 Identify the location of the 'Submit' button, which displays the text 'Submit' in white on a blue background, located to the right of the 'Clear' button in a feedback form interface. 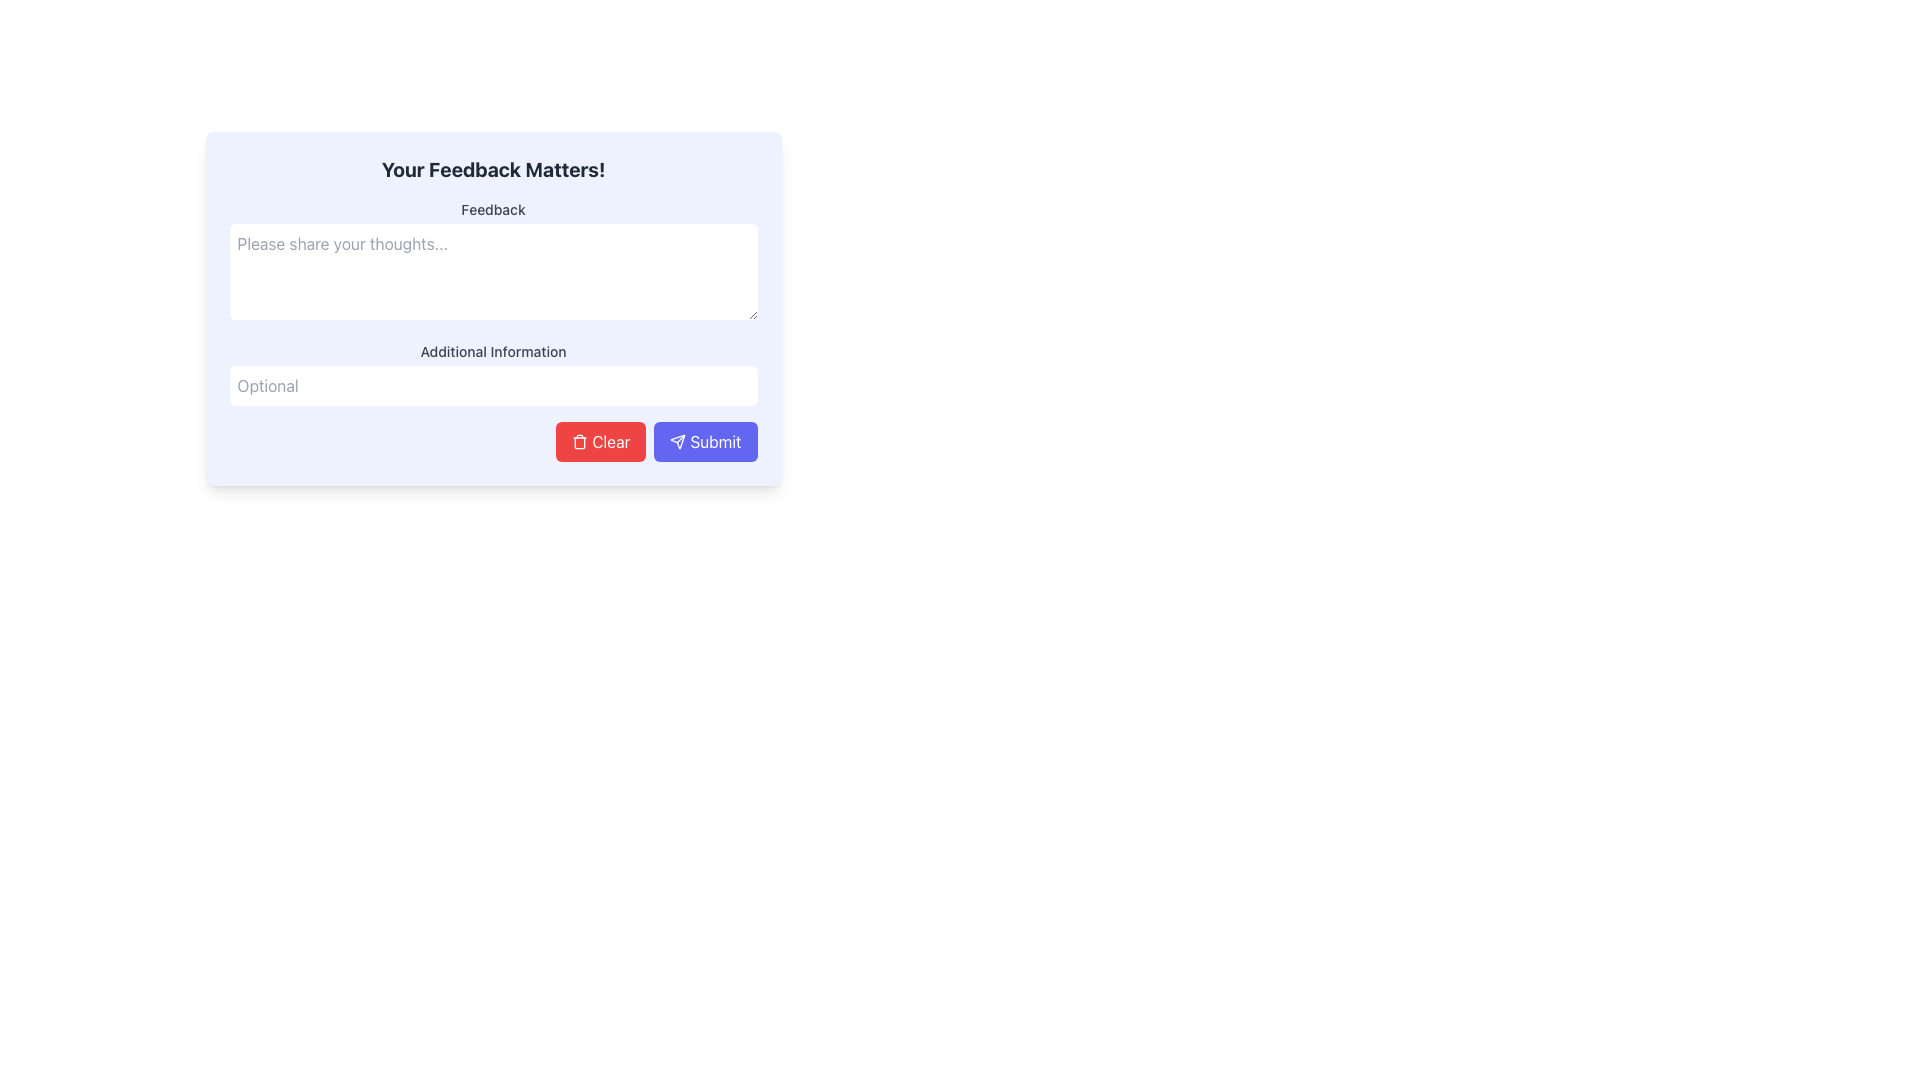
(715, 441).